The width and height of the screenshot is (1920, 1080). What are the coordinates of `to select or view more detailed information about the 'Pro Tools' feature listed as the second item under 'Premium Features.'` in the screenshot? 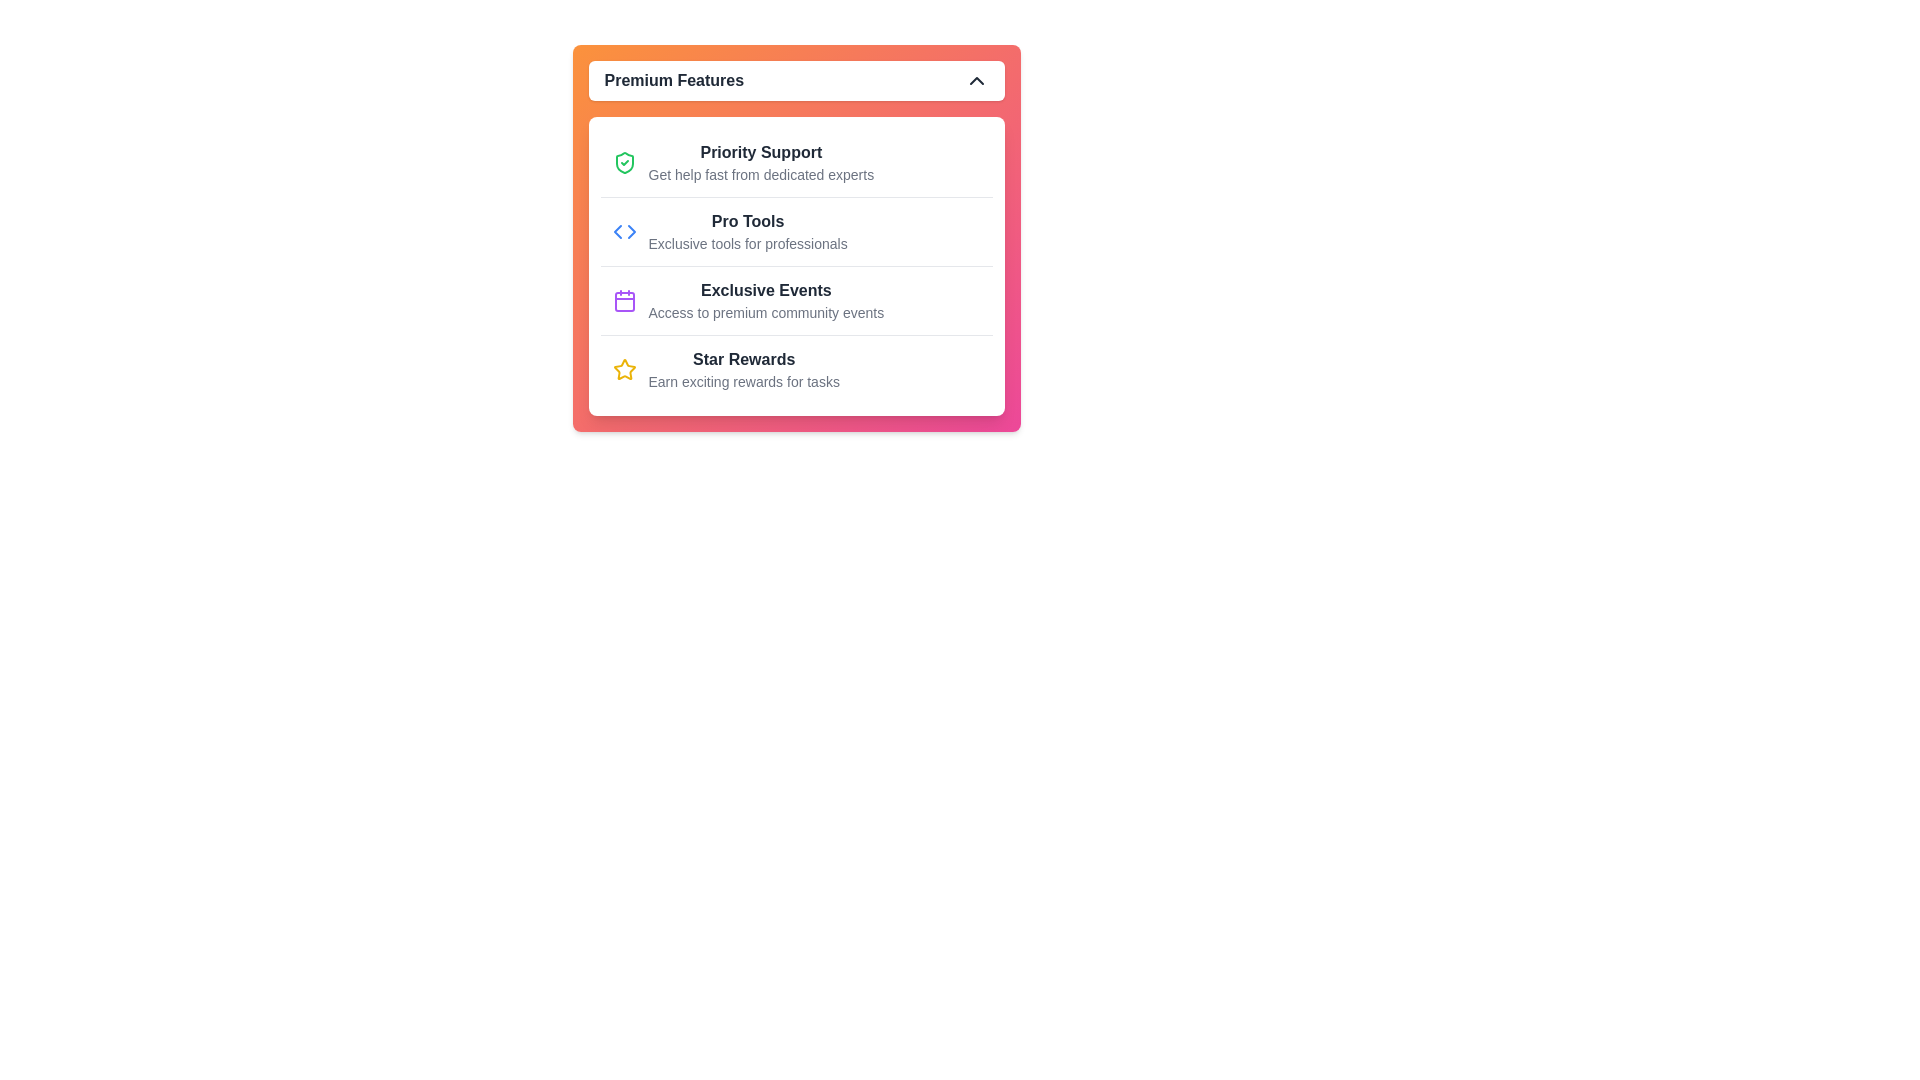 It's located at (795, 237).